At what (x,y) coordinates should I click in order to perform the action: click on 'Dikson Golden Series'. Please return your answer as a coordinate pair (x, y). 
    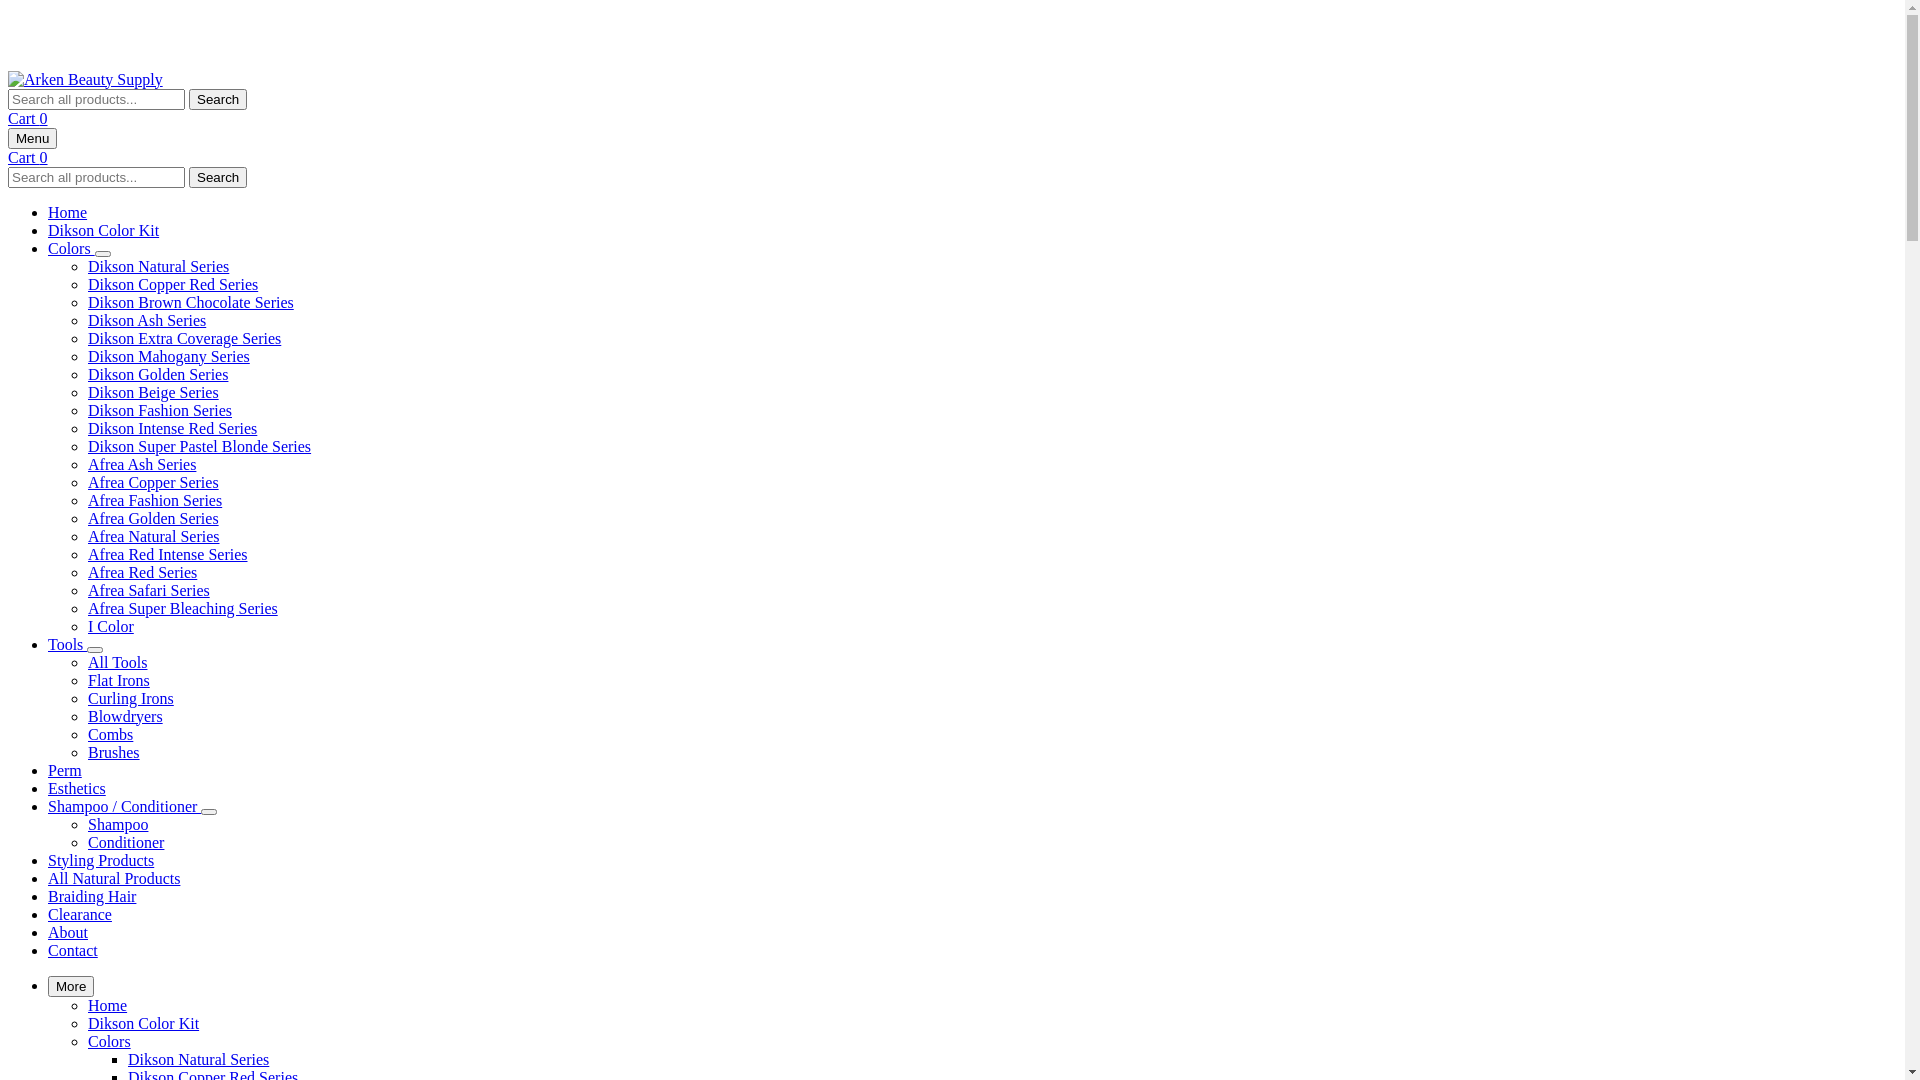
    Looking at the image, I should click on (157, 374).